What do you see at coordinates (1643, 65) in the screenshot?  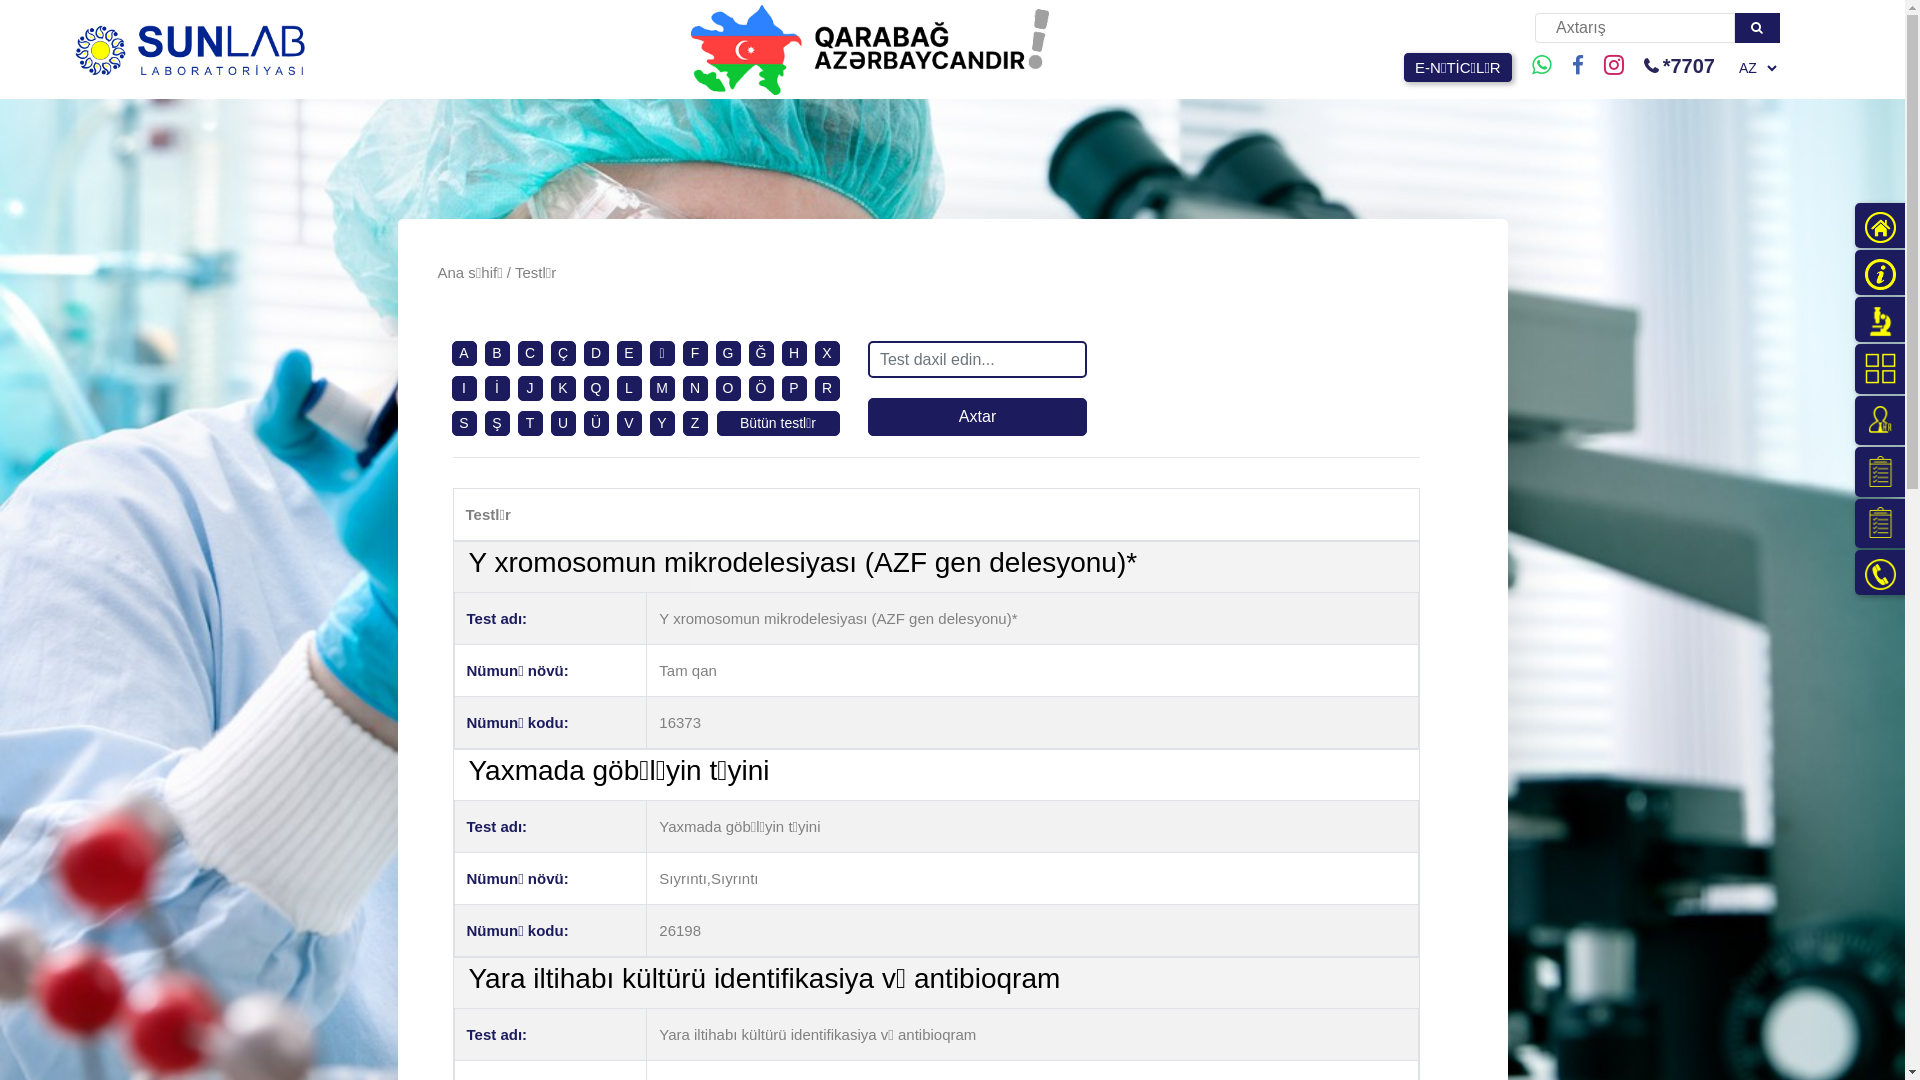 I see `'*7707'` at bounding box center [1643, 65].